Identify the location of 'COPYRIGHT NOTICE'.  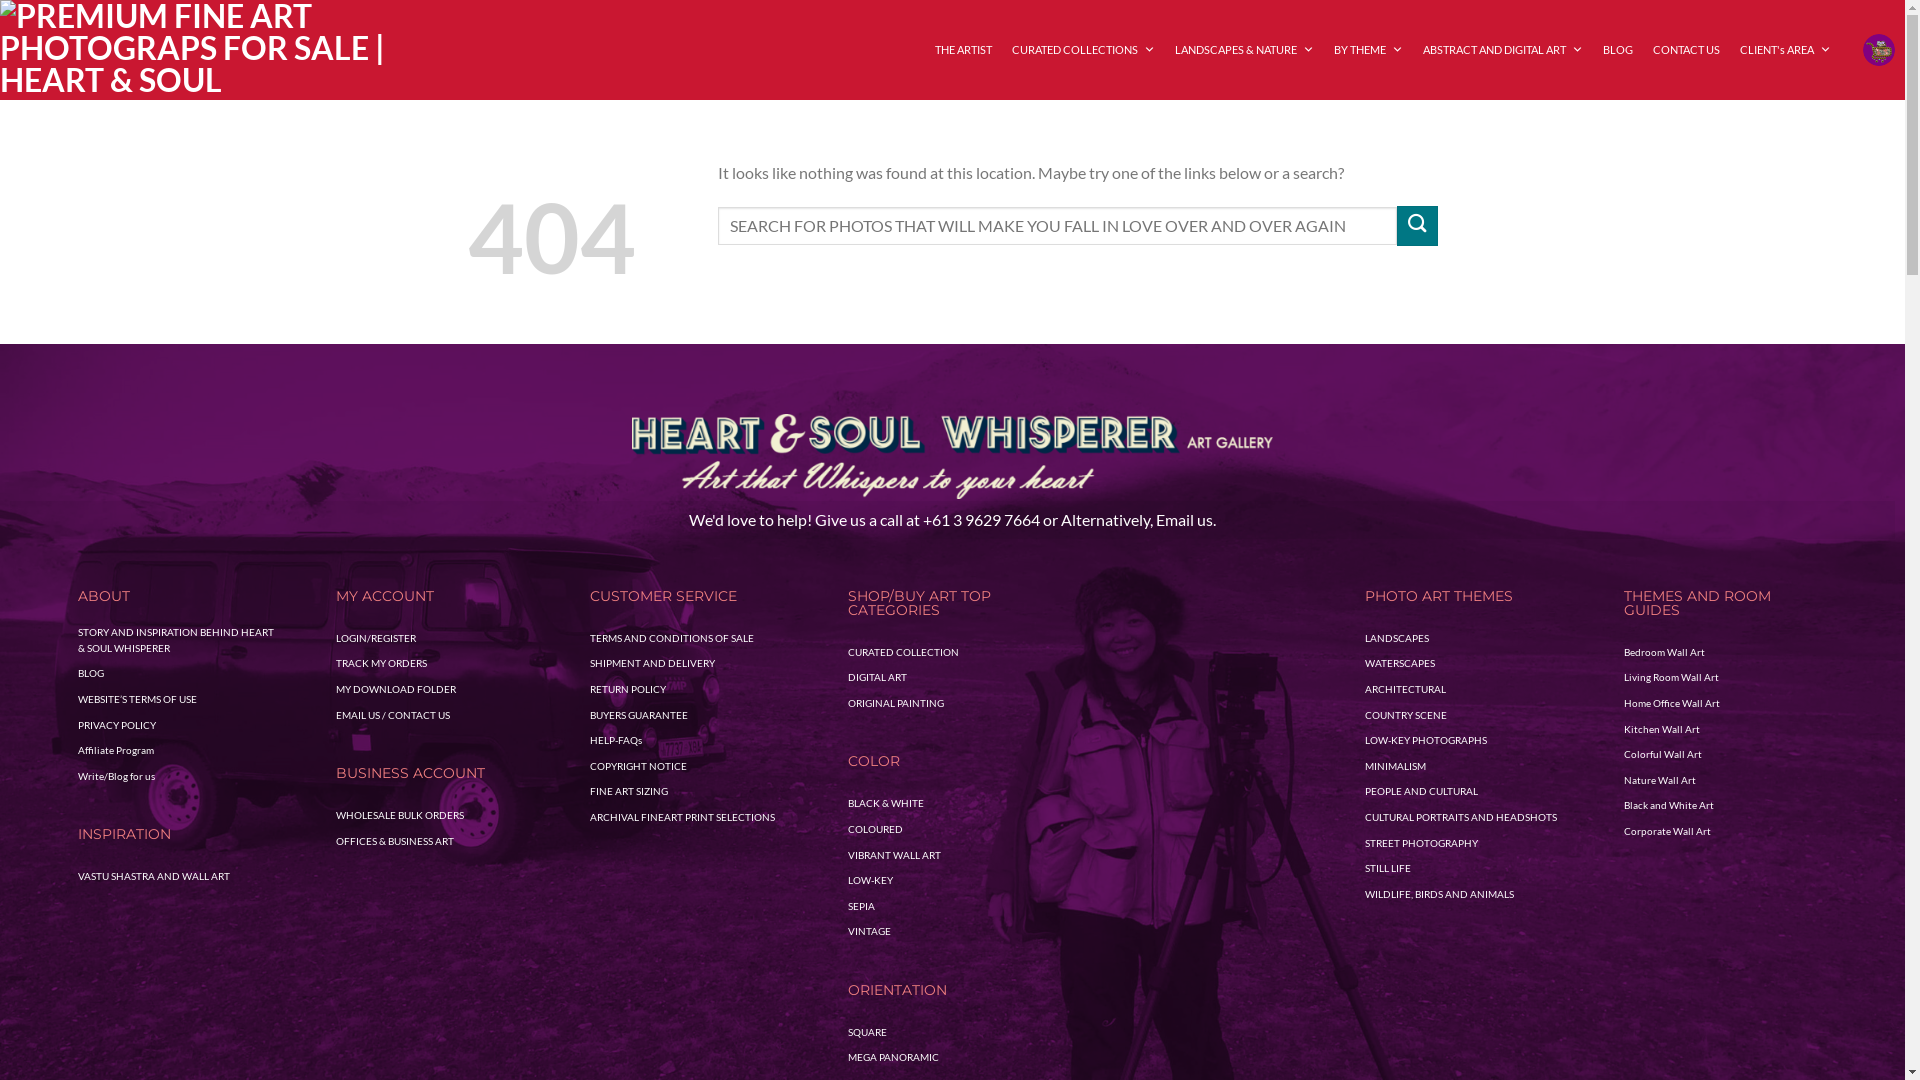
(637, 765).